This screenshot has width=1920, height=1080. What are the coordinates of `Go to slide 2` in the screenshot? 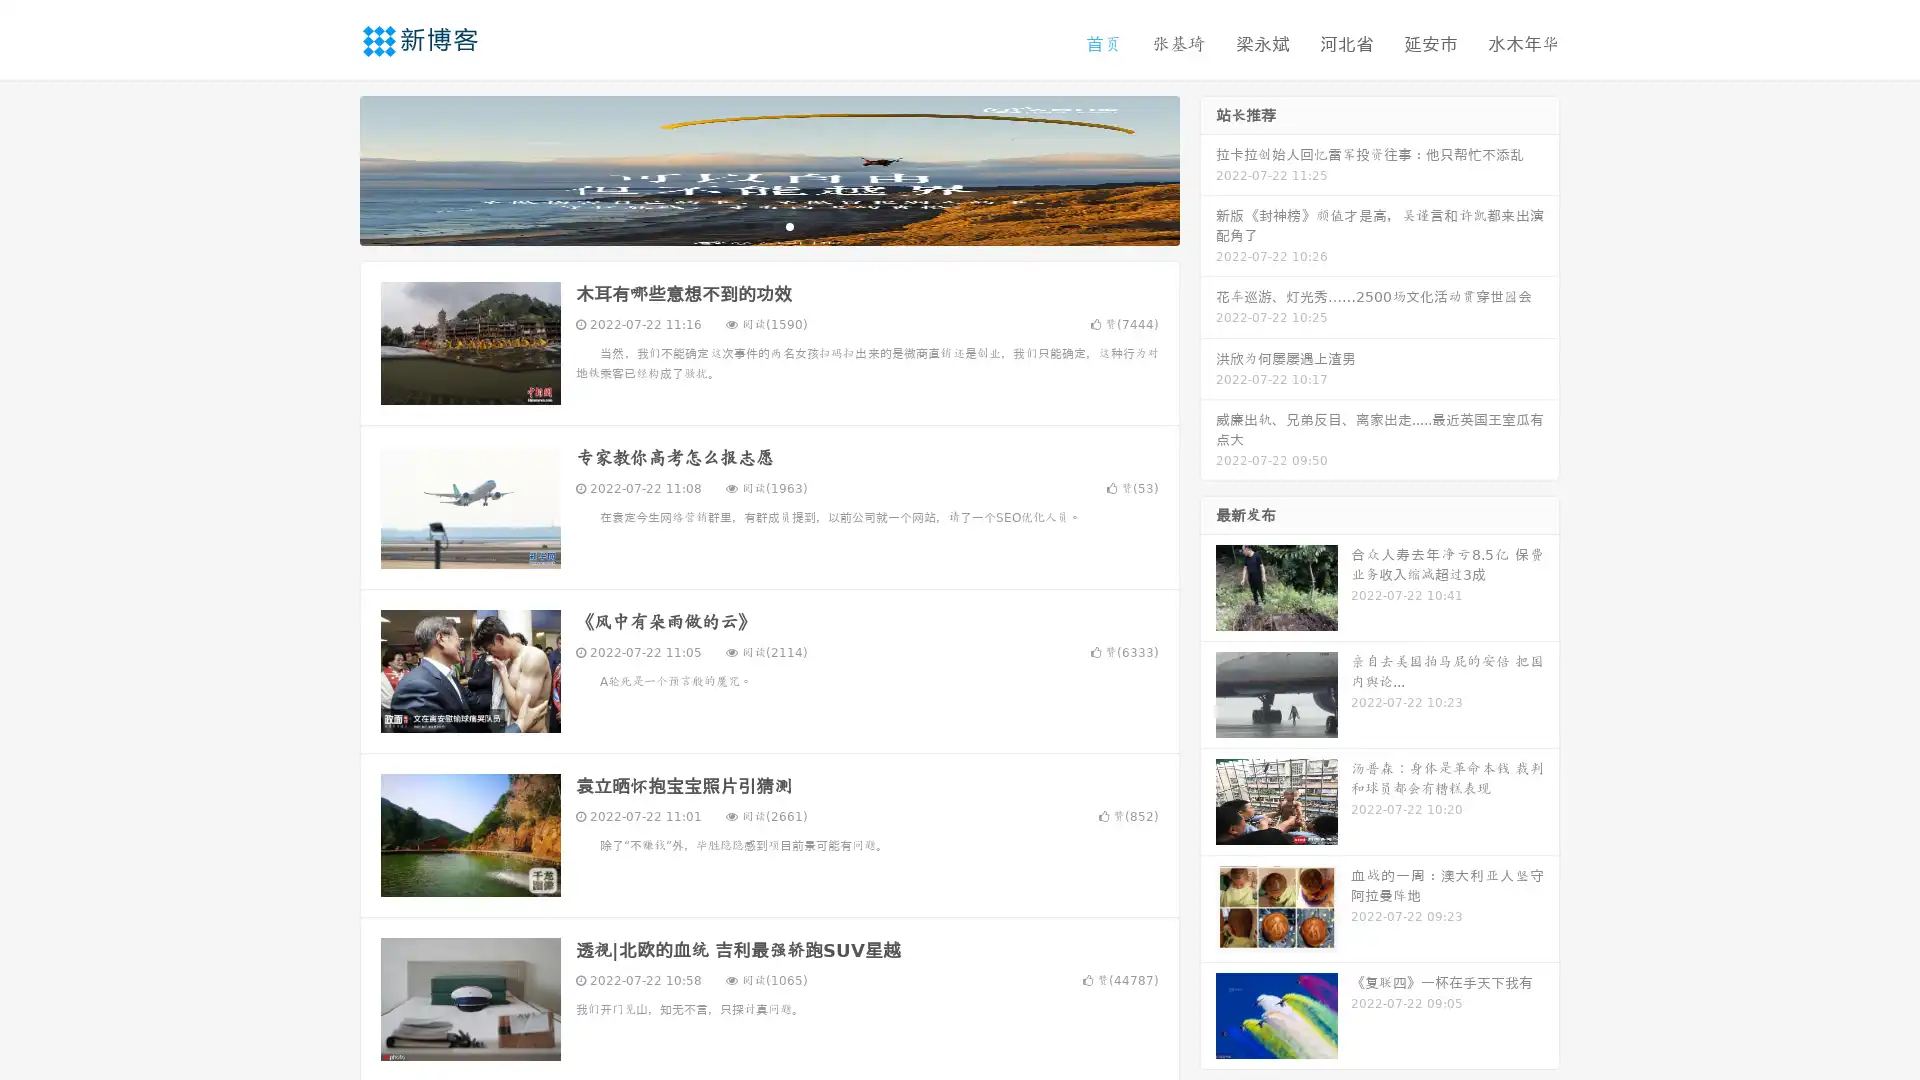 It's located at (768, 225).